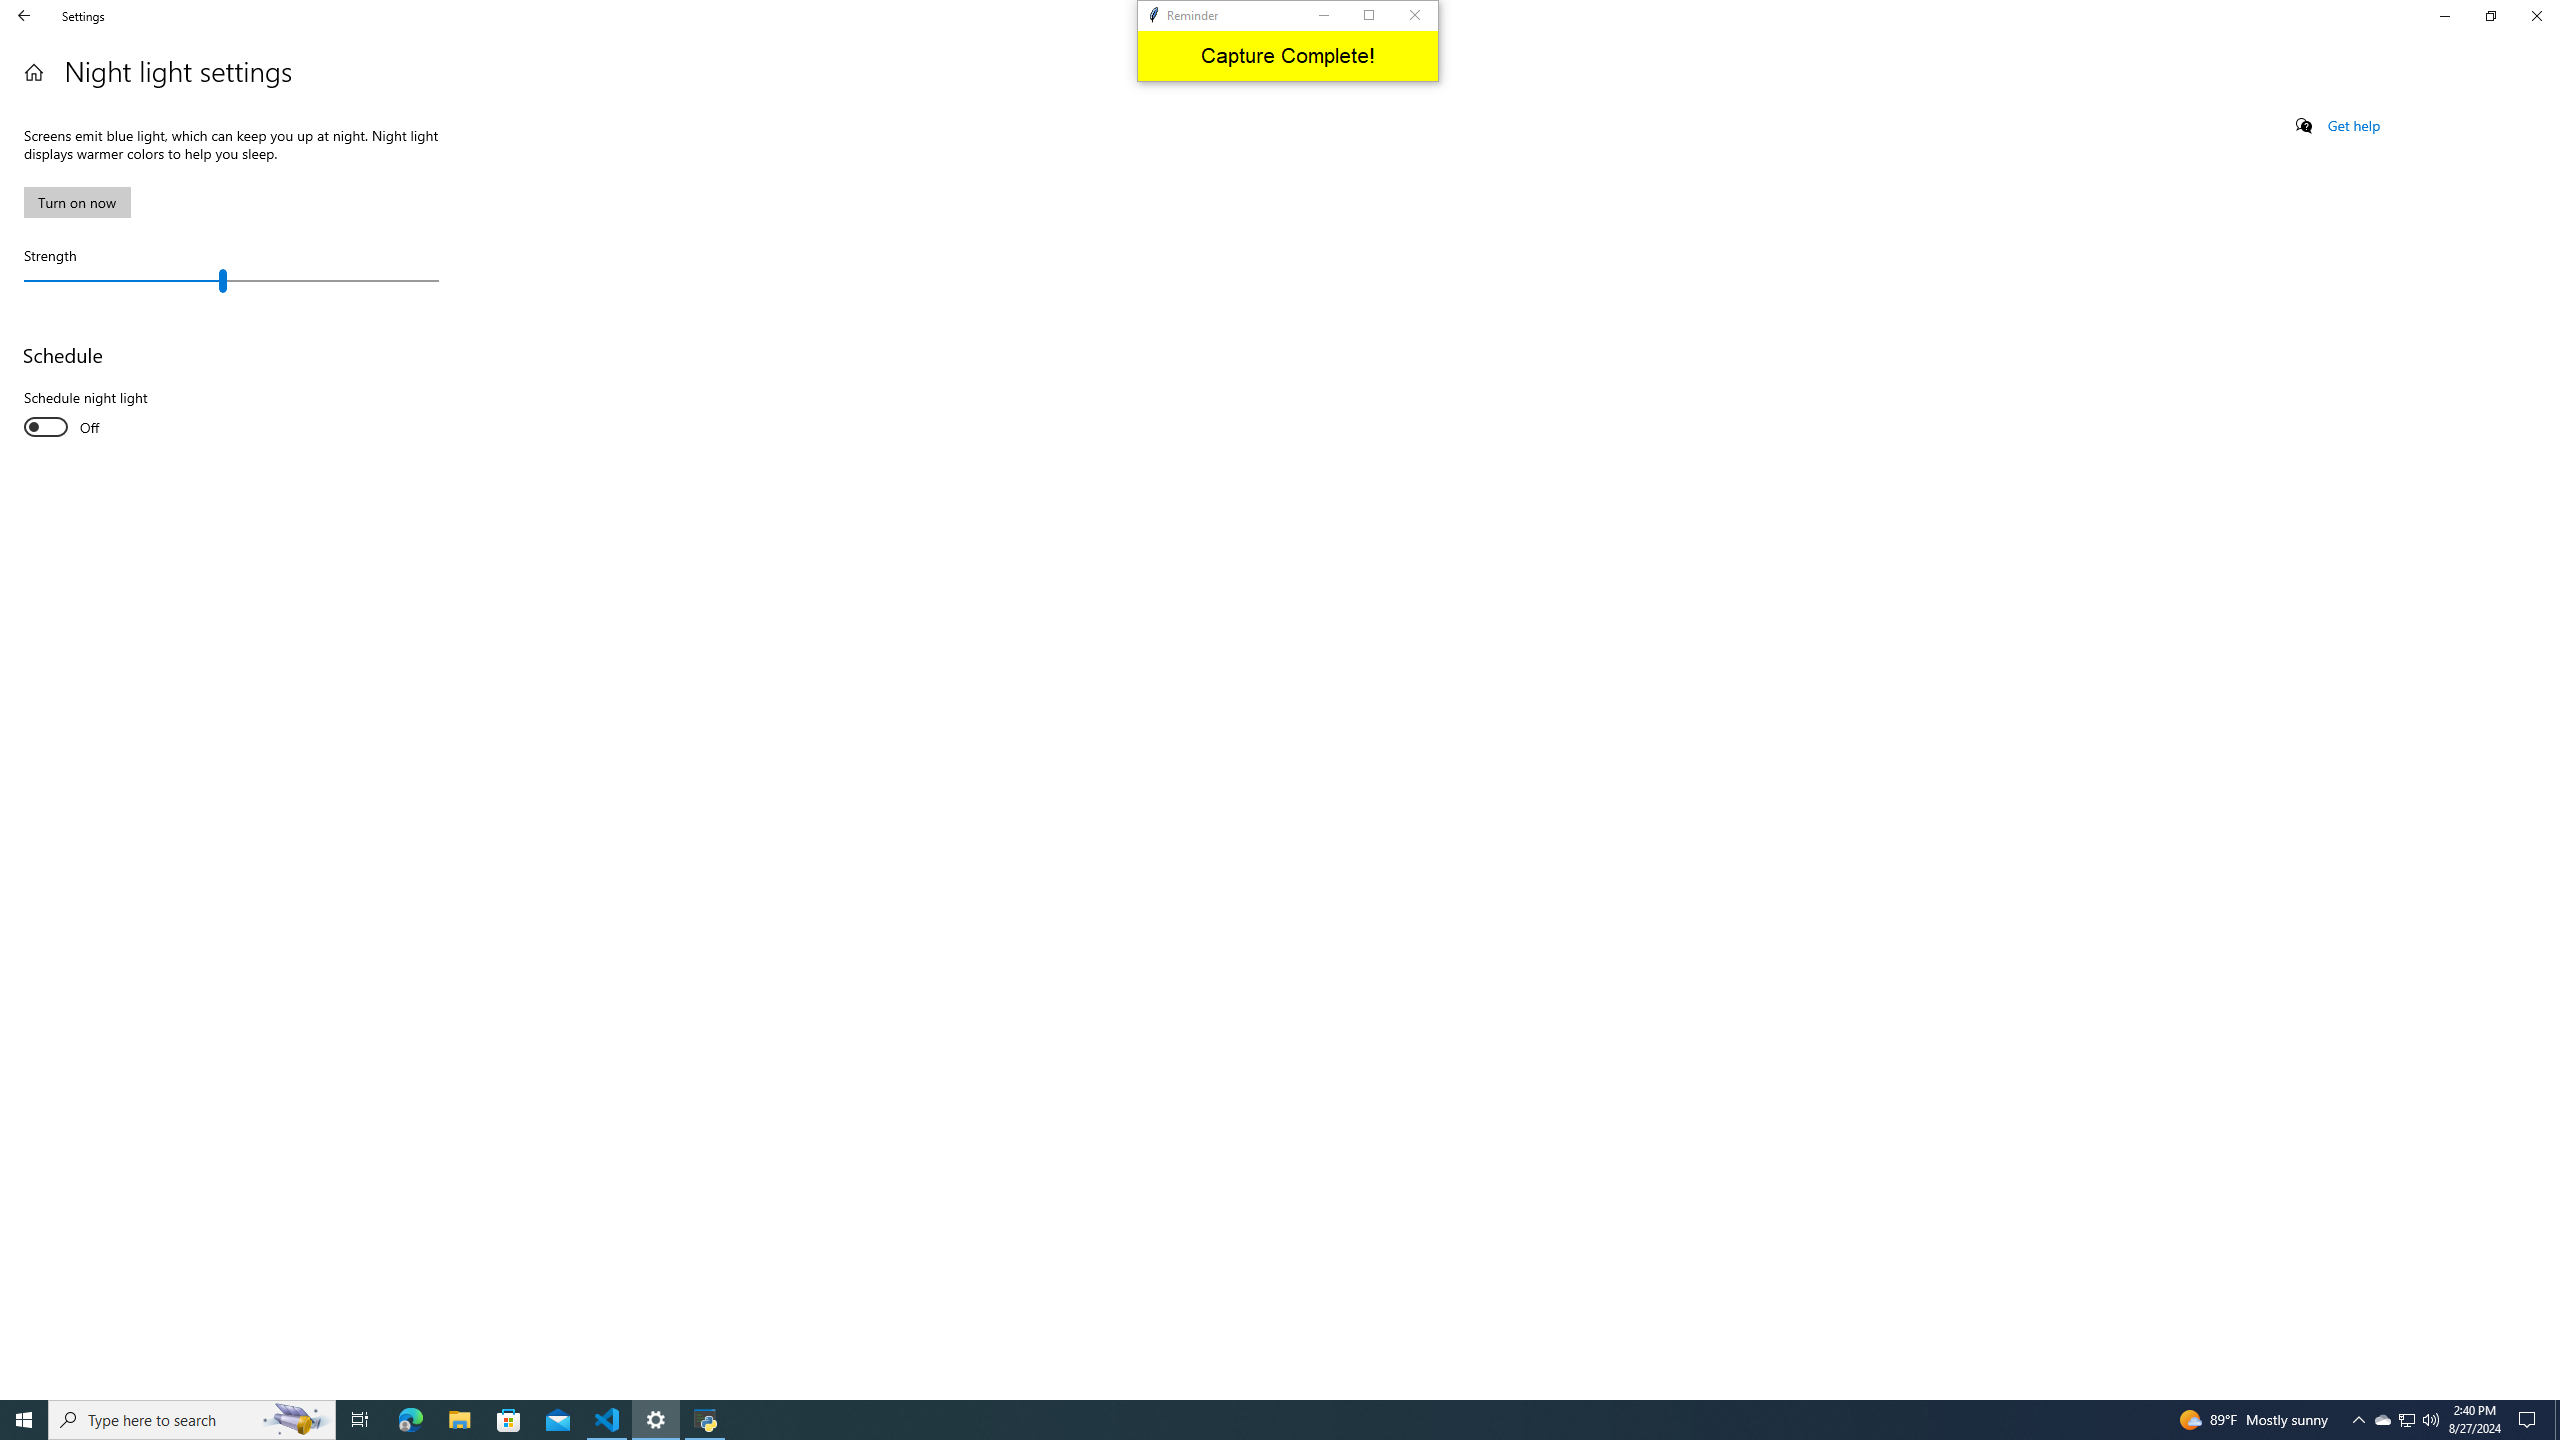 Image resolution: width=2560 pixels, height=1440 pixels. What do you see at coordinates (2490, 15) in the screenshot?
I see `'Restore Settings'` at bounding box center [2490, 15].